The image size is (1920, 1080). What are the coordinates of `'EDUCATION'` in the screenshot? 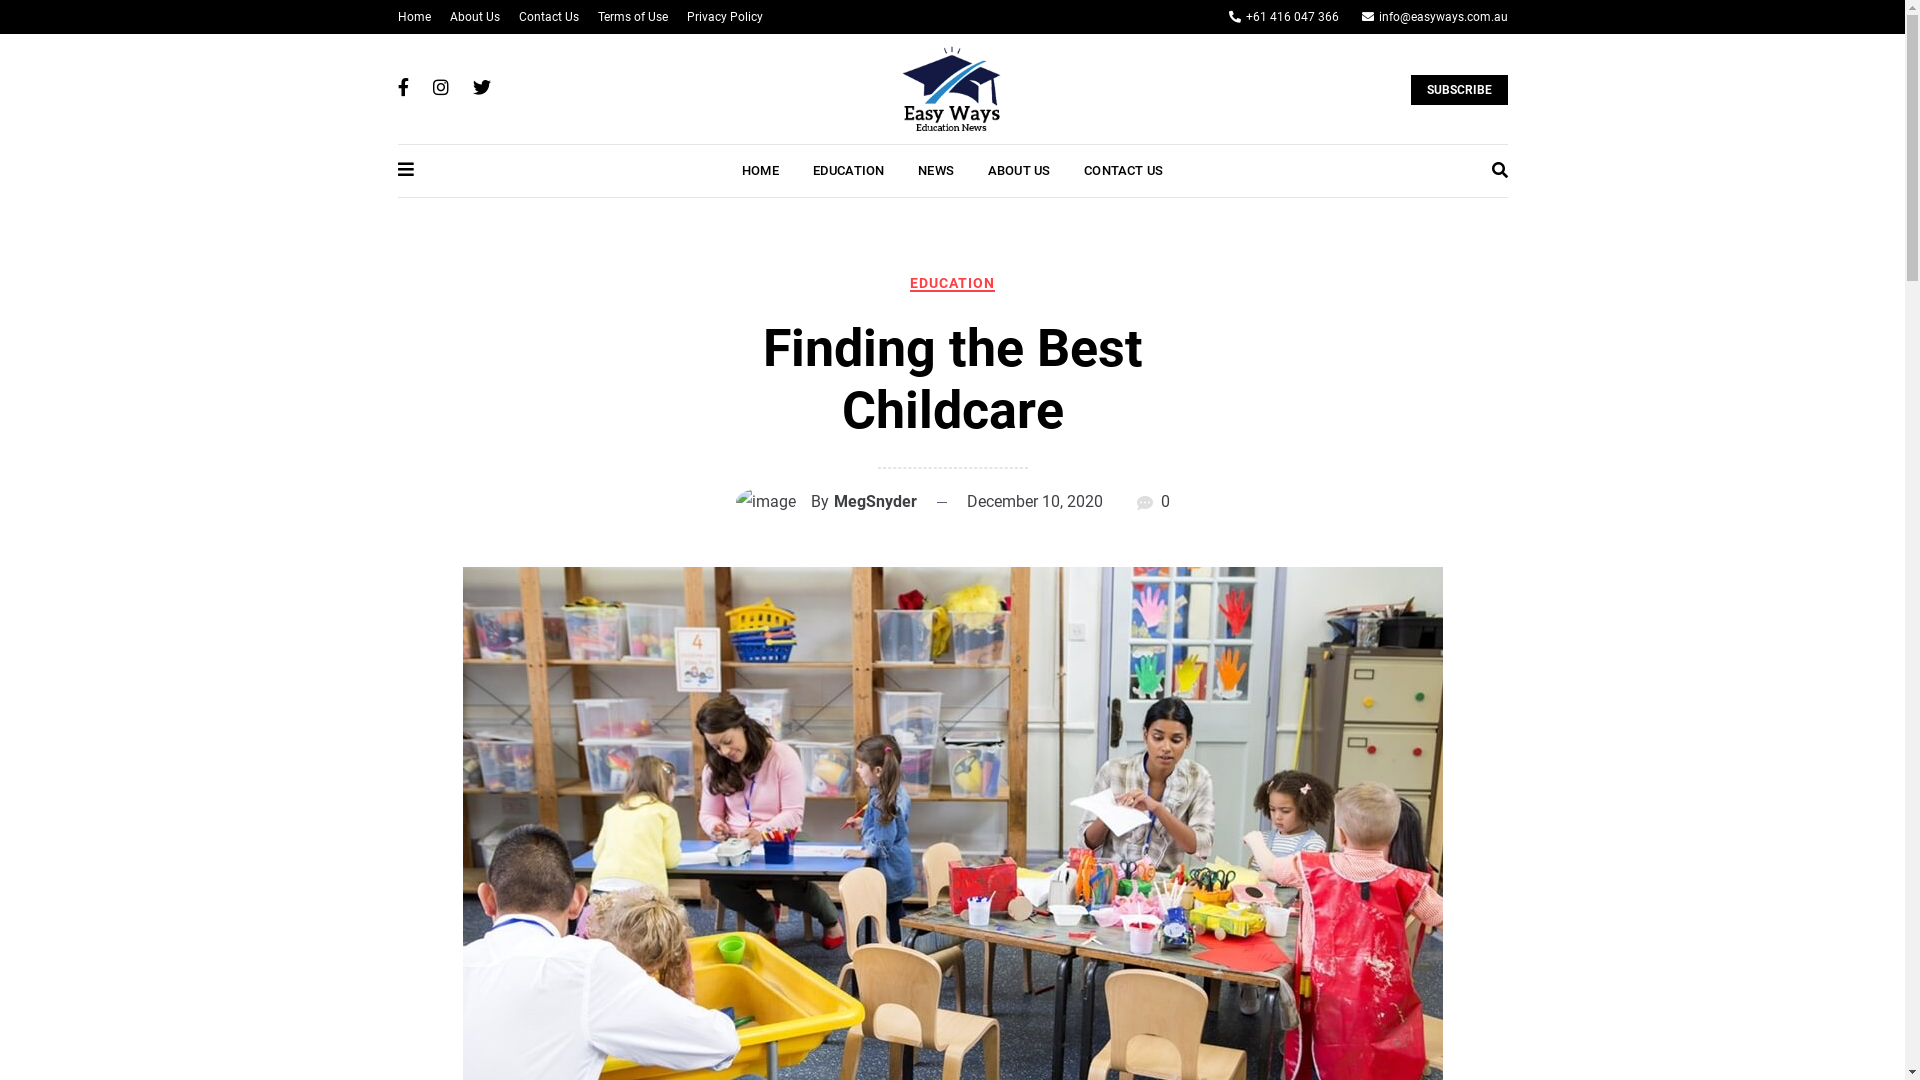 It's located at (951, 282).